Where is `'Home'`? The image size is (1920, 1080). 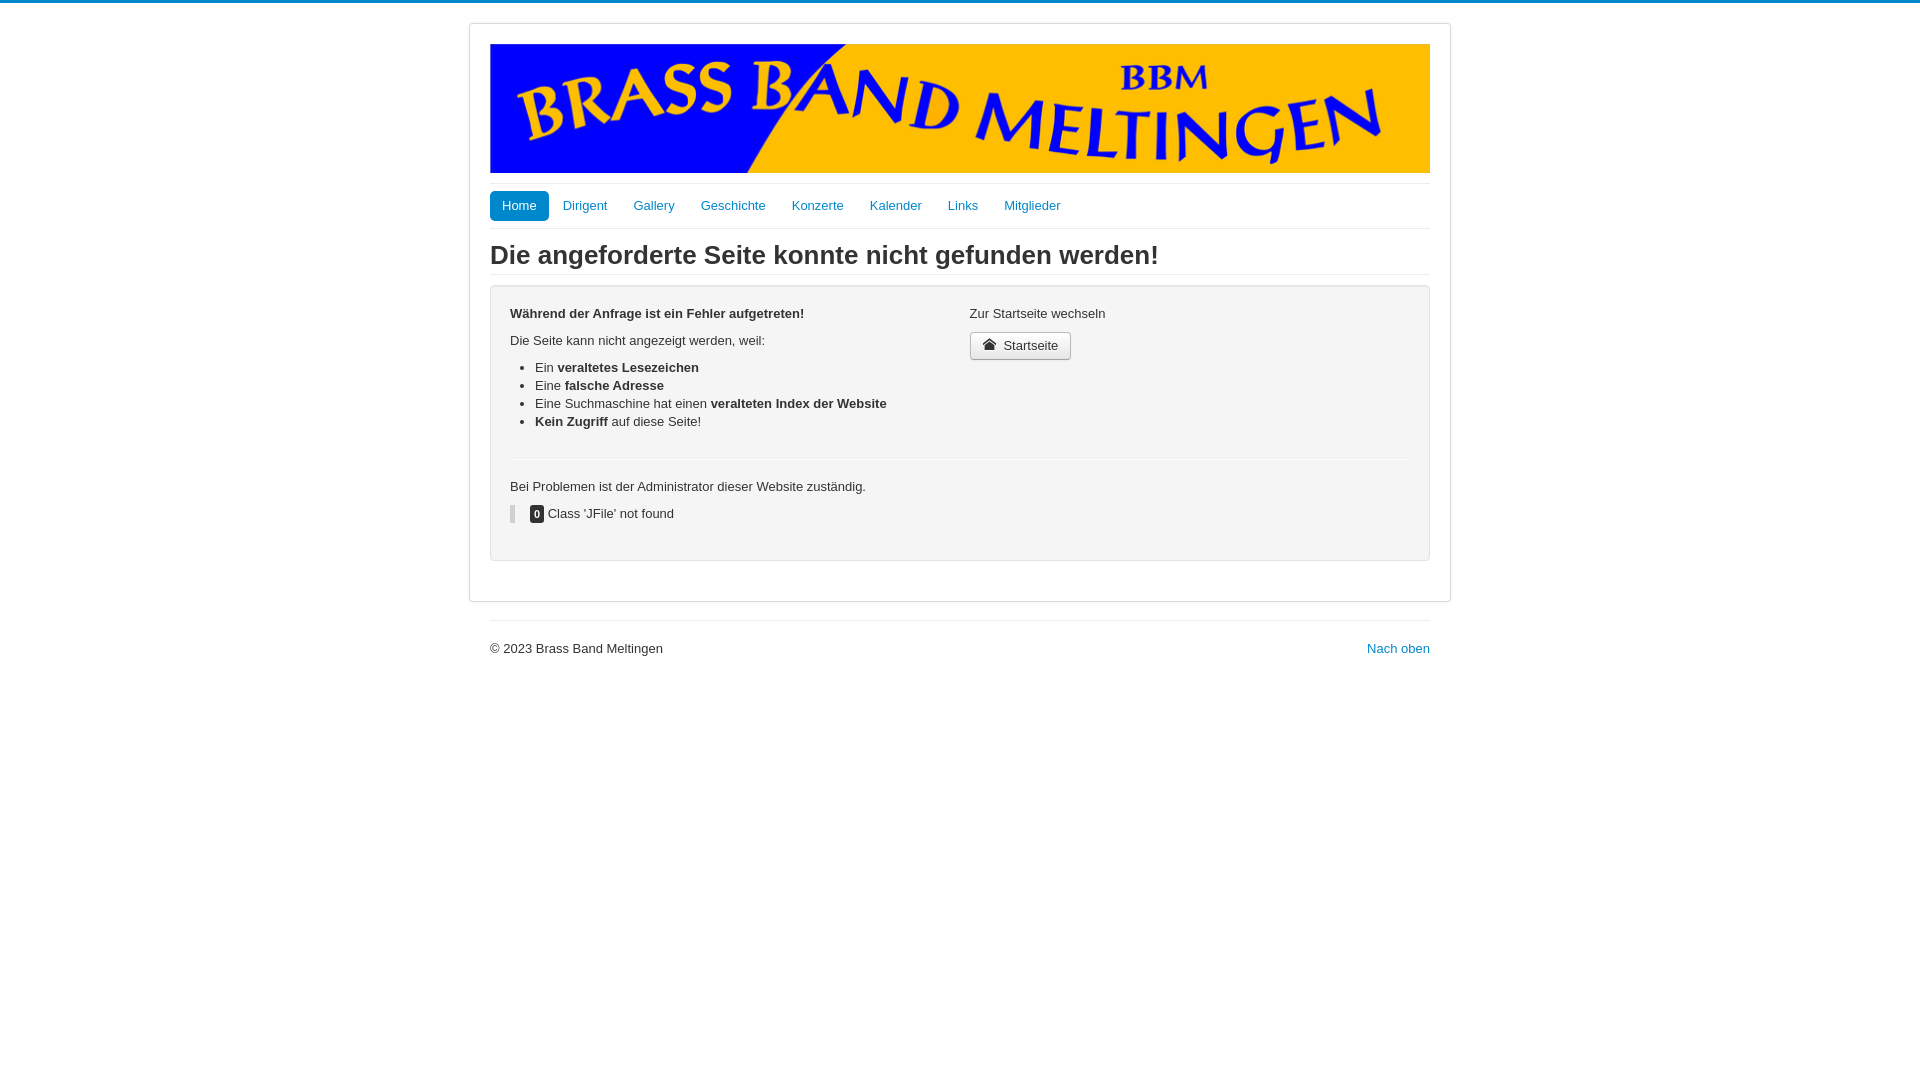
'Home' is located at coordinates (519, 205).